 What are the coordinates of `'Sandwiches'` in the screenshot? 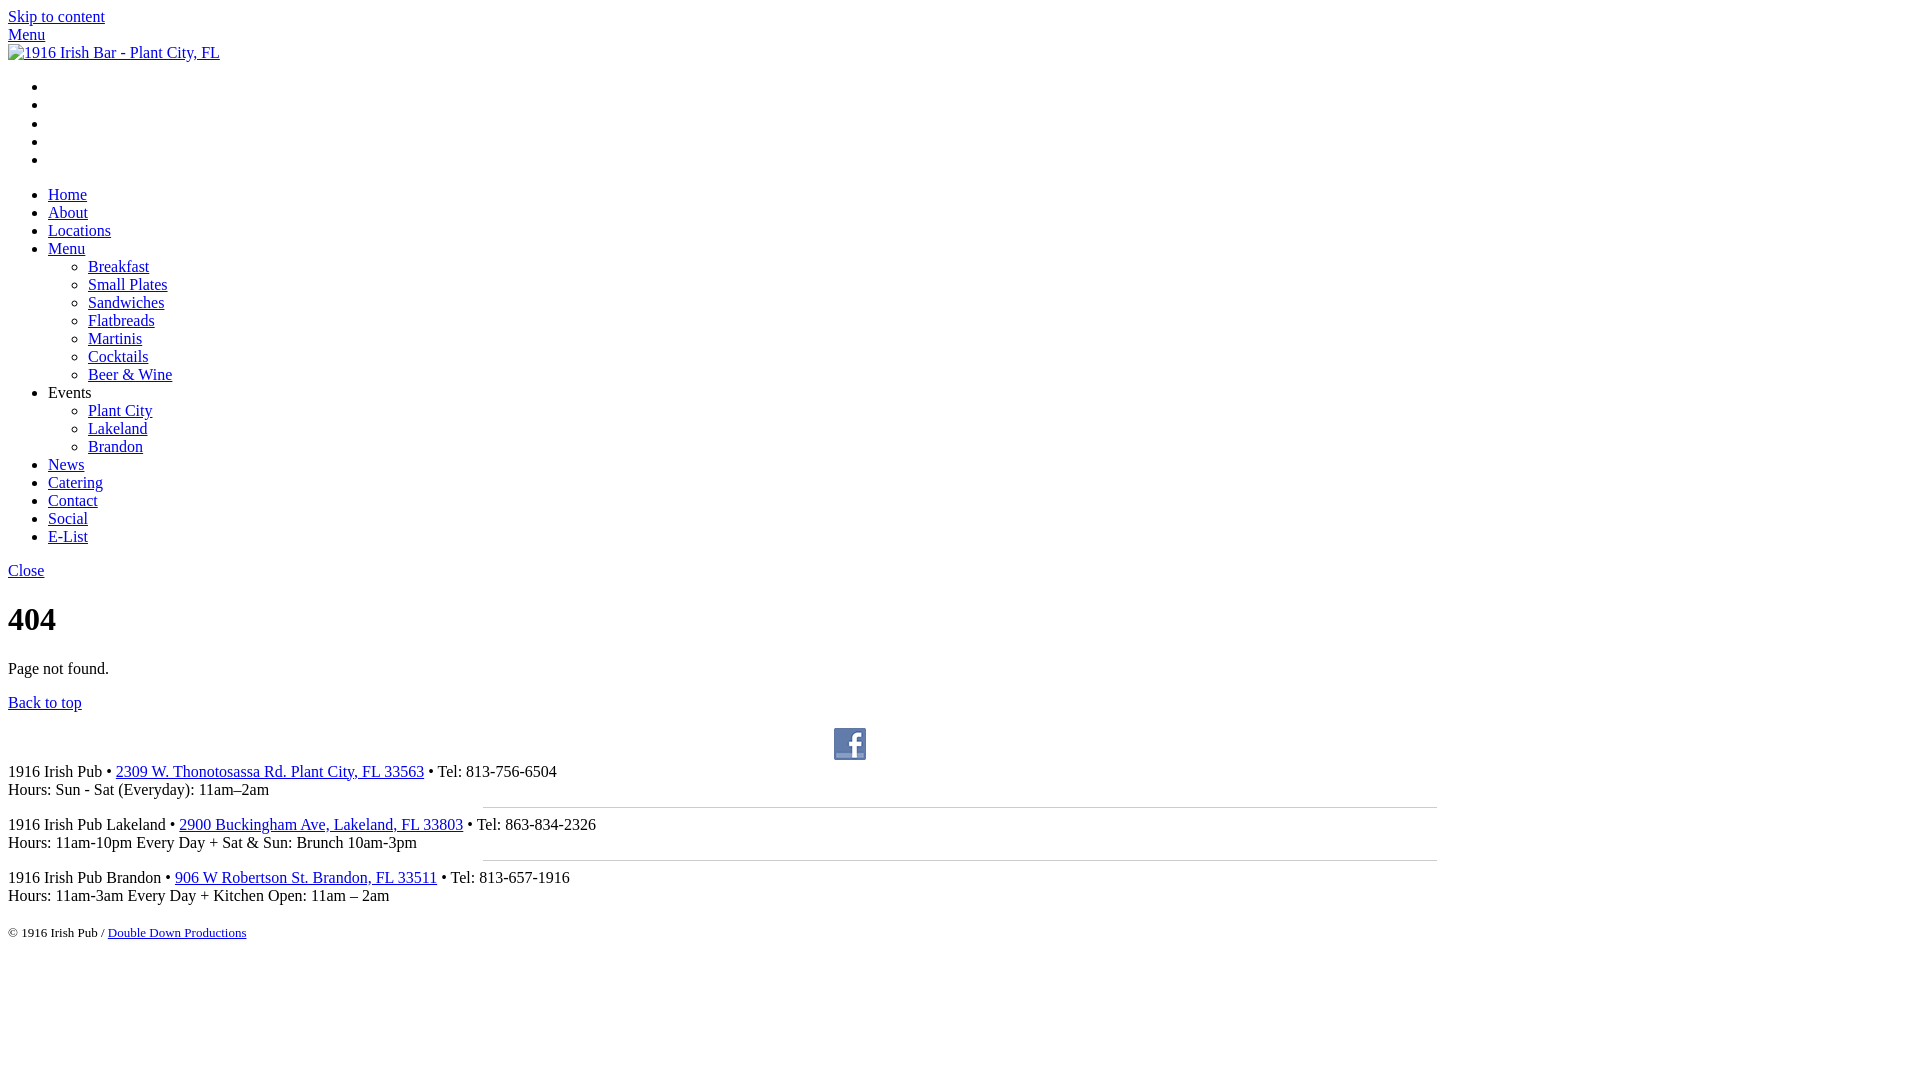 It's located at (124, 302).